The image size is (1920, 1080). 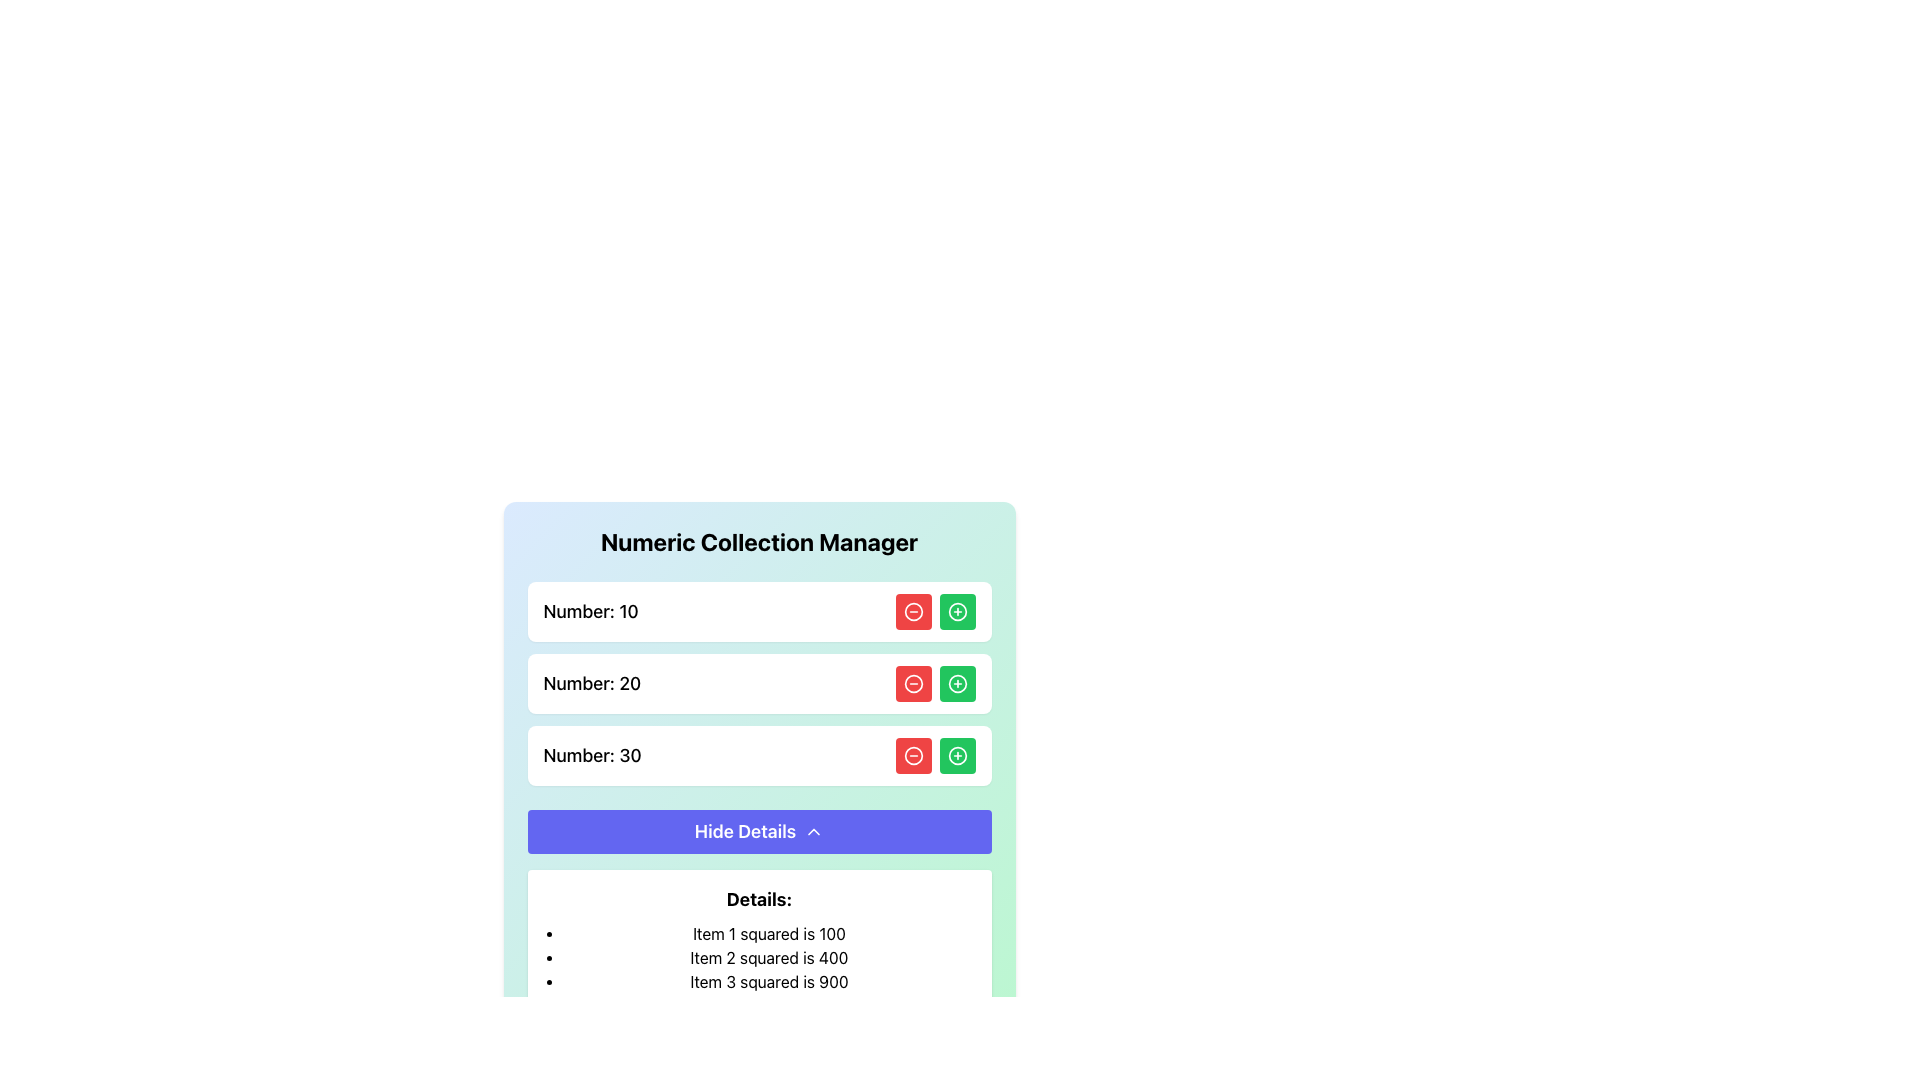 What do you see at coordinates (758, 940) in the screenshot?
I see `the white box with rounded corners containing the title 'Details:' and a list of bulleted items, located below the 'Hide Details' button` at bounding box center [758, 940].